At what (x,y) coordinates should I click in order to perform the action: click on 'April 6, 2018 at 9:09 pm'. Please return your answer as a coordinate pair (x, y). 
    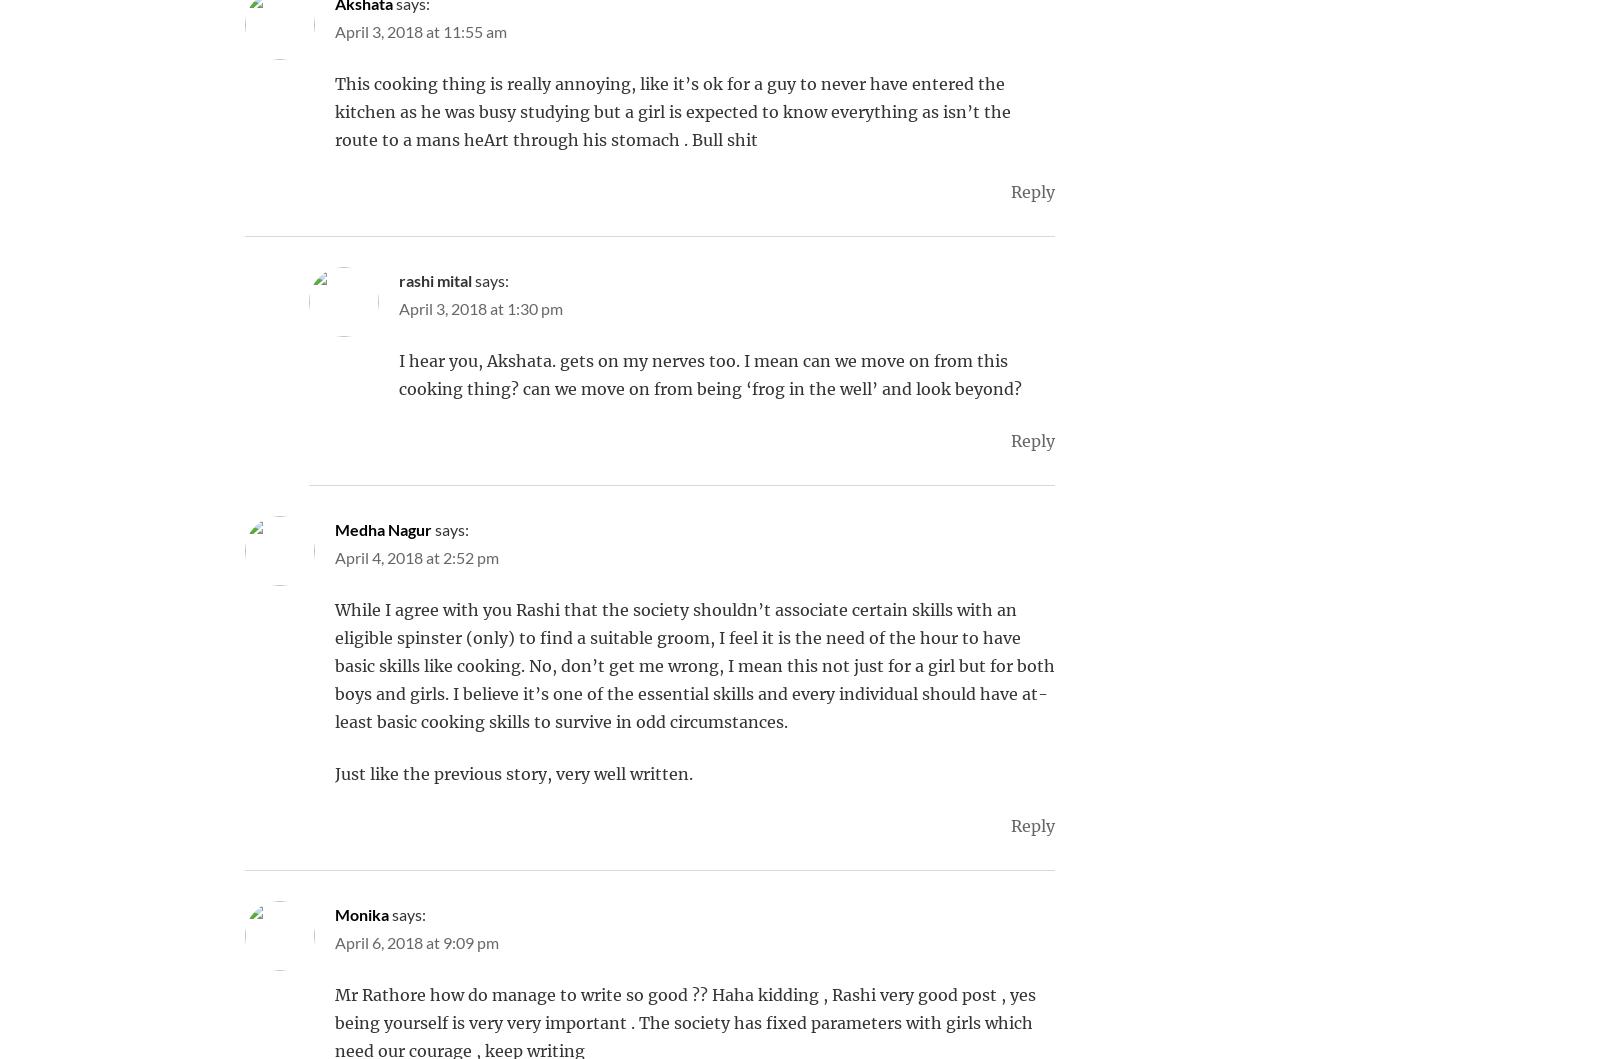
    Looking at the image, I should click on (415, 942).